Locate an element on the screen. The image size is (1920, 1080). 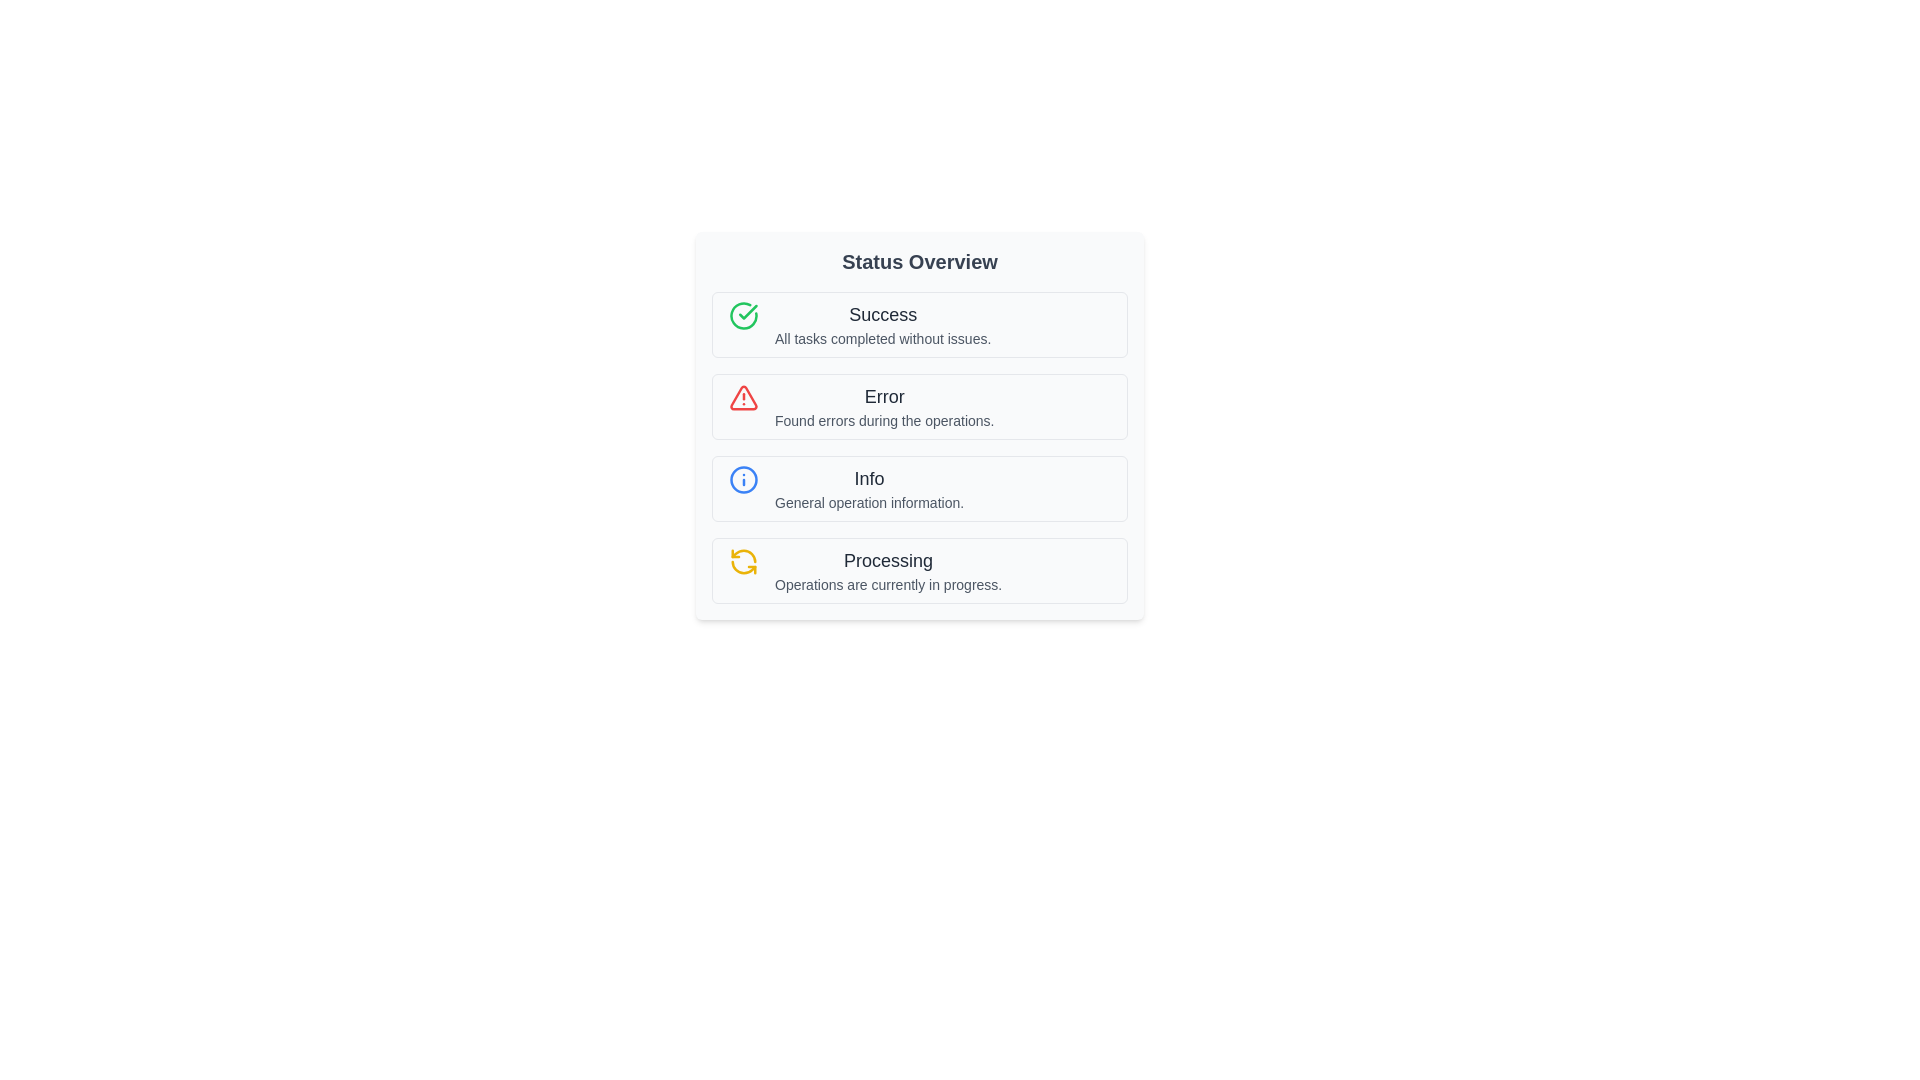
the green circular icon with a checkmark in the center, located to the left of the 'Success' notification in the first section of the notification list is located at coordinates (743, 315).